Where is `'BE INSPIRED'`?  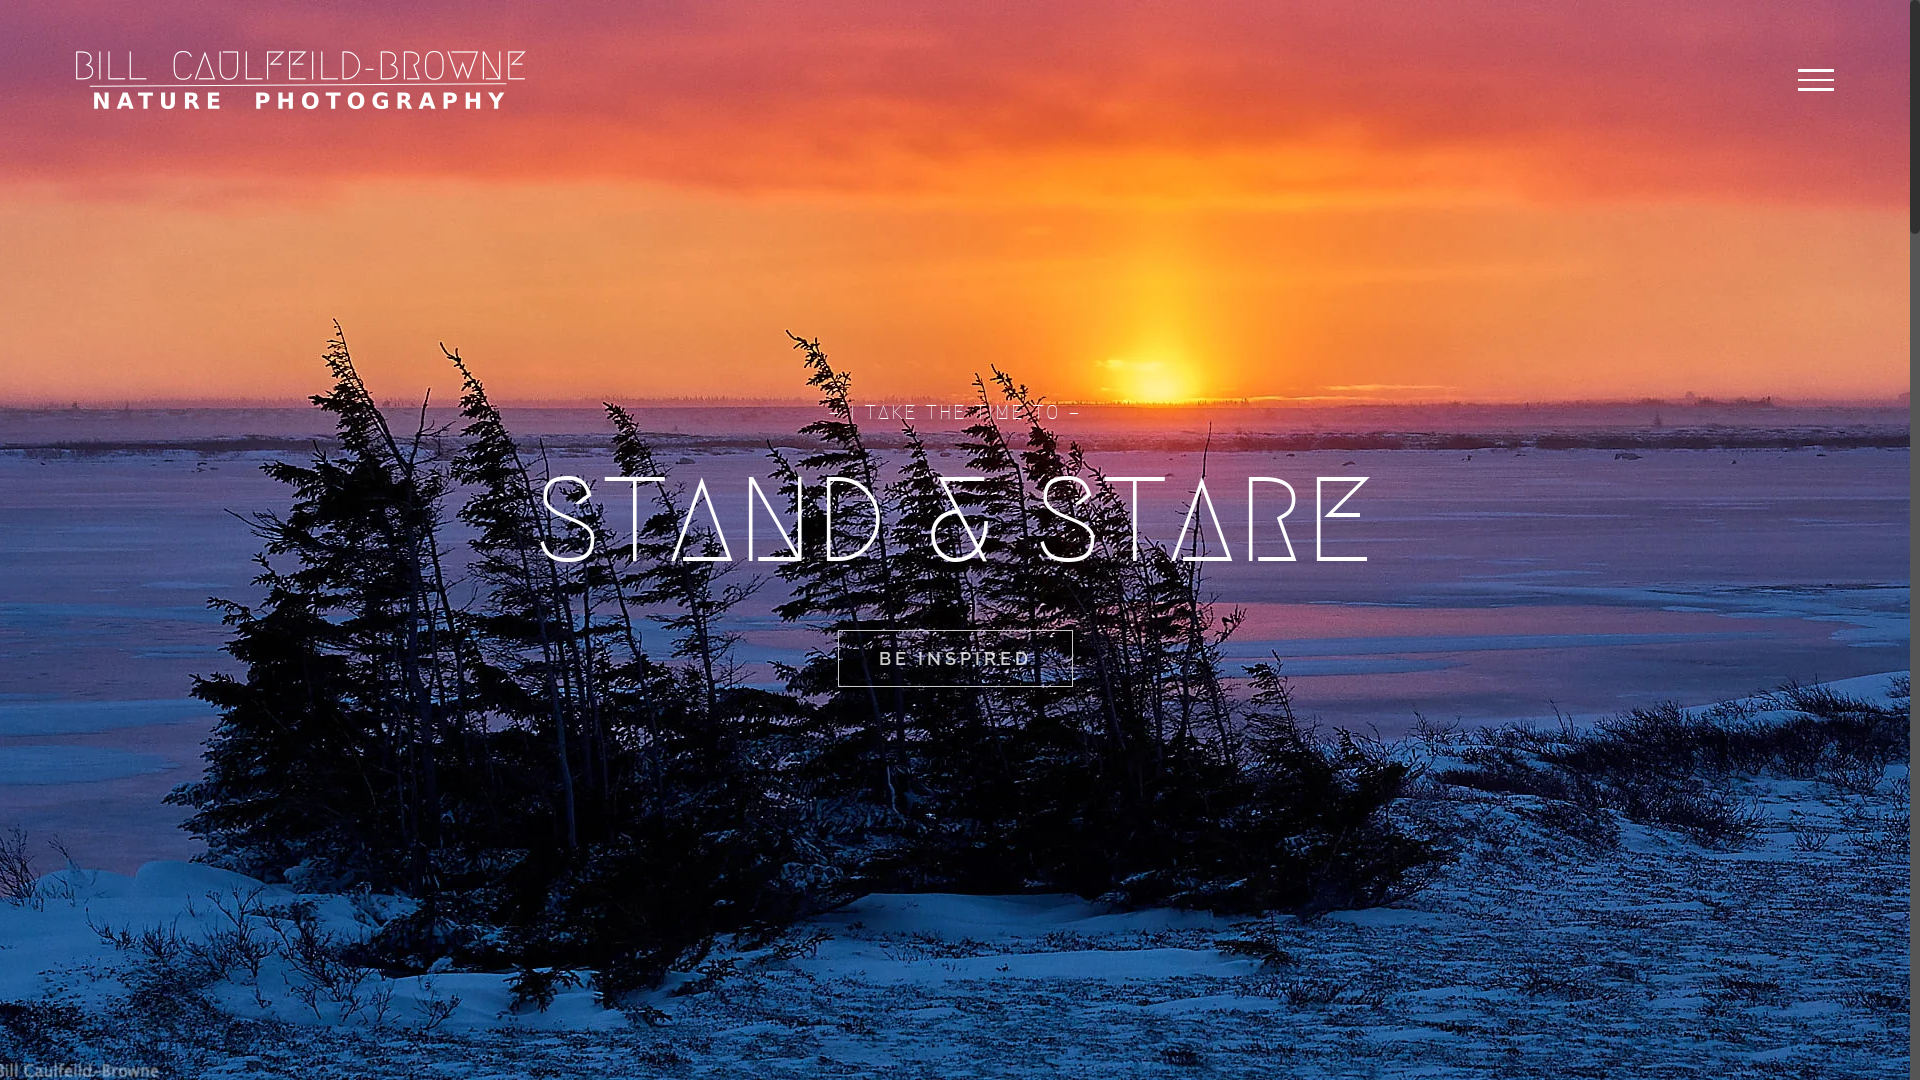
'BE INSPIRED' is located at coordinates (838, 658).